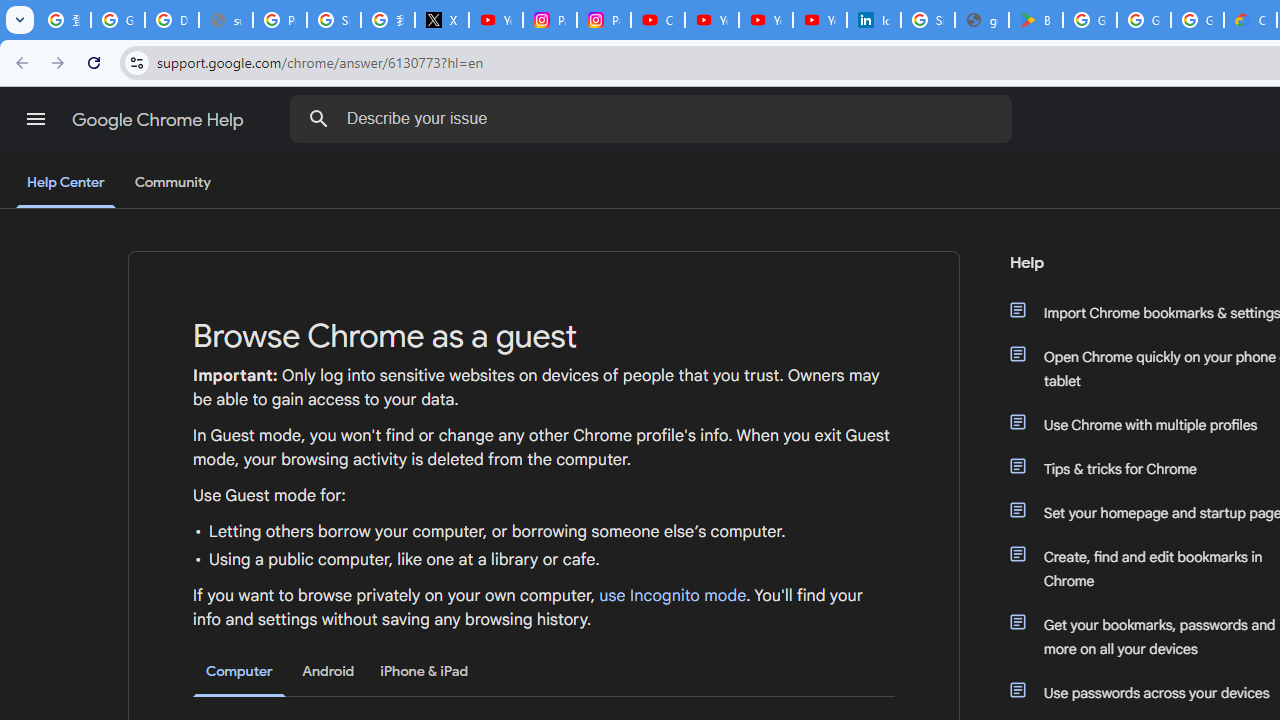 Image resolution: width=1280 pixels, height=720 pixels. What do you see at coordinates (673, 595) in the screenshot?
I see `'use Incognito mode'` at bounding box center [673, 595].